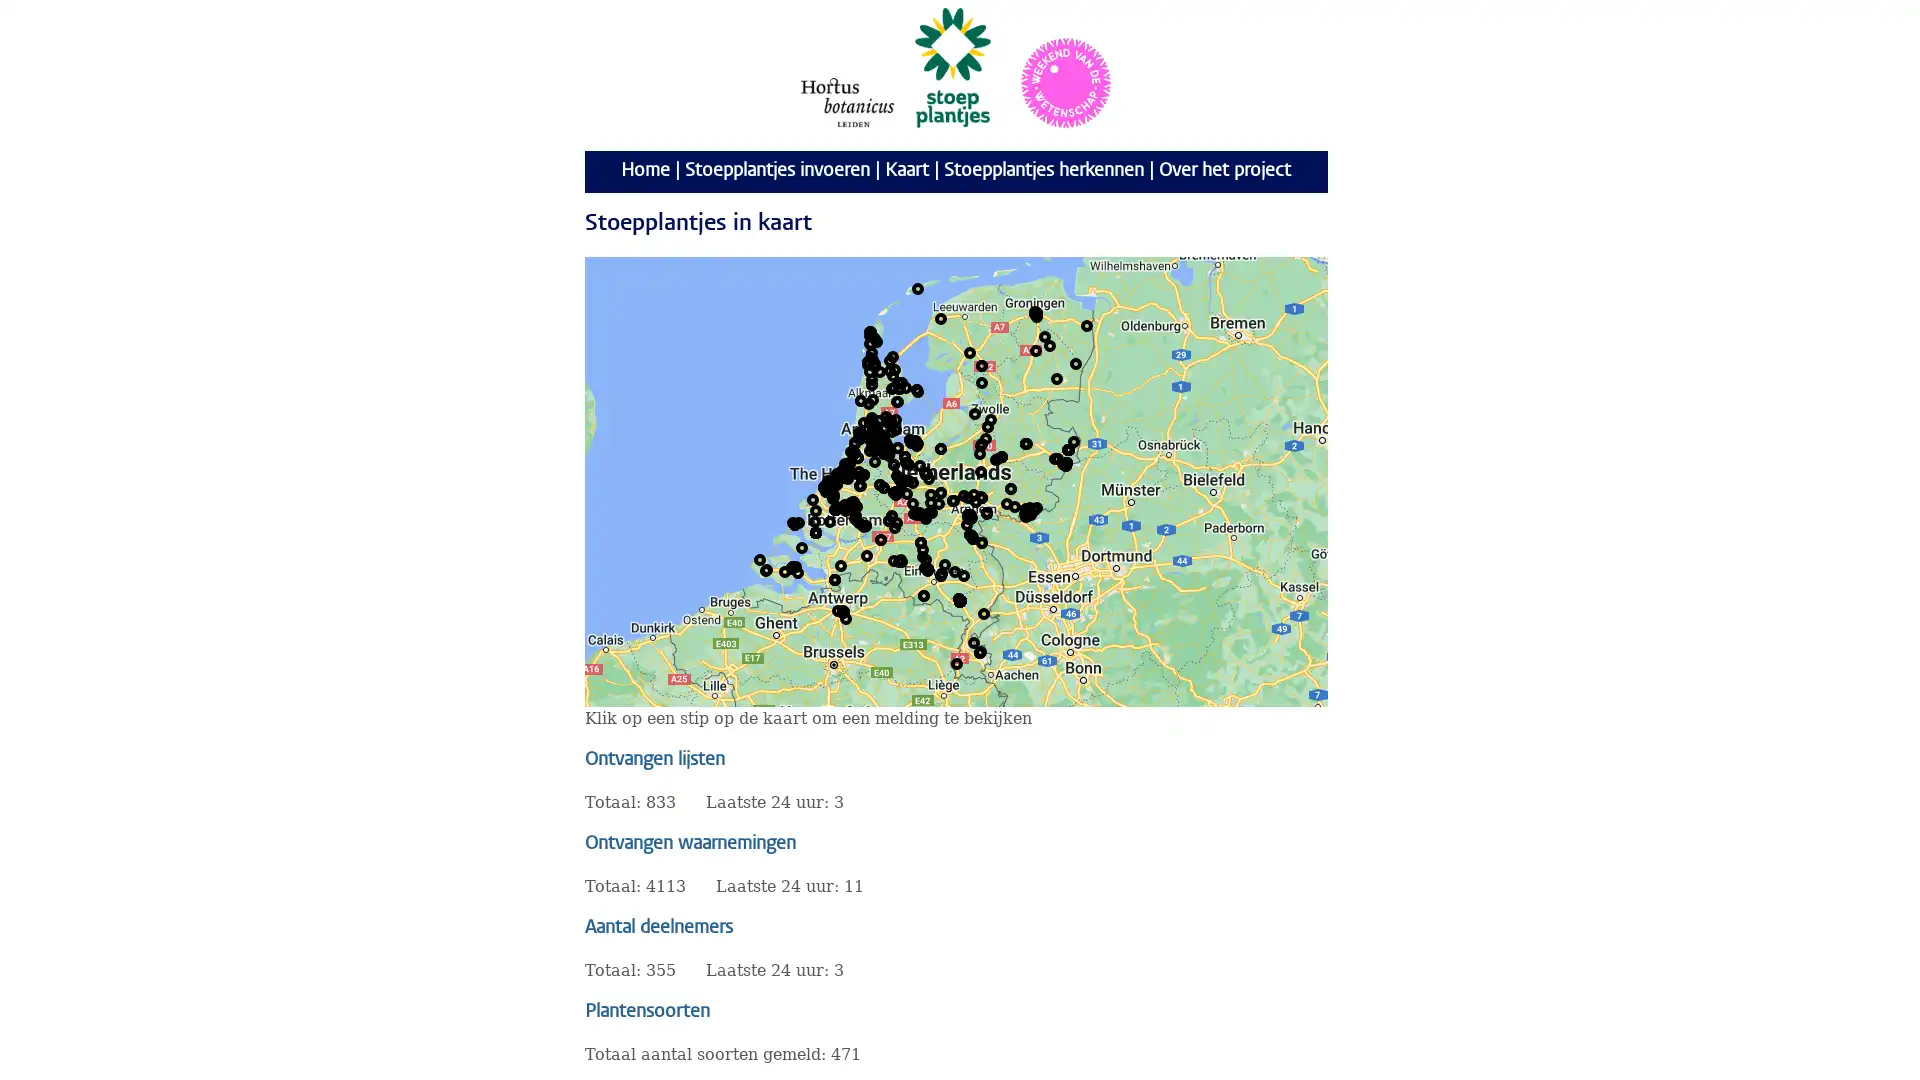  I want to click on Telling van op 01 december 2021, so click(849, 473).